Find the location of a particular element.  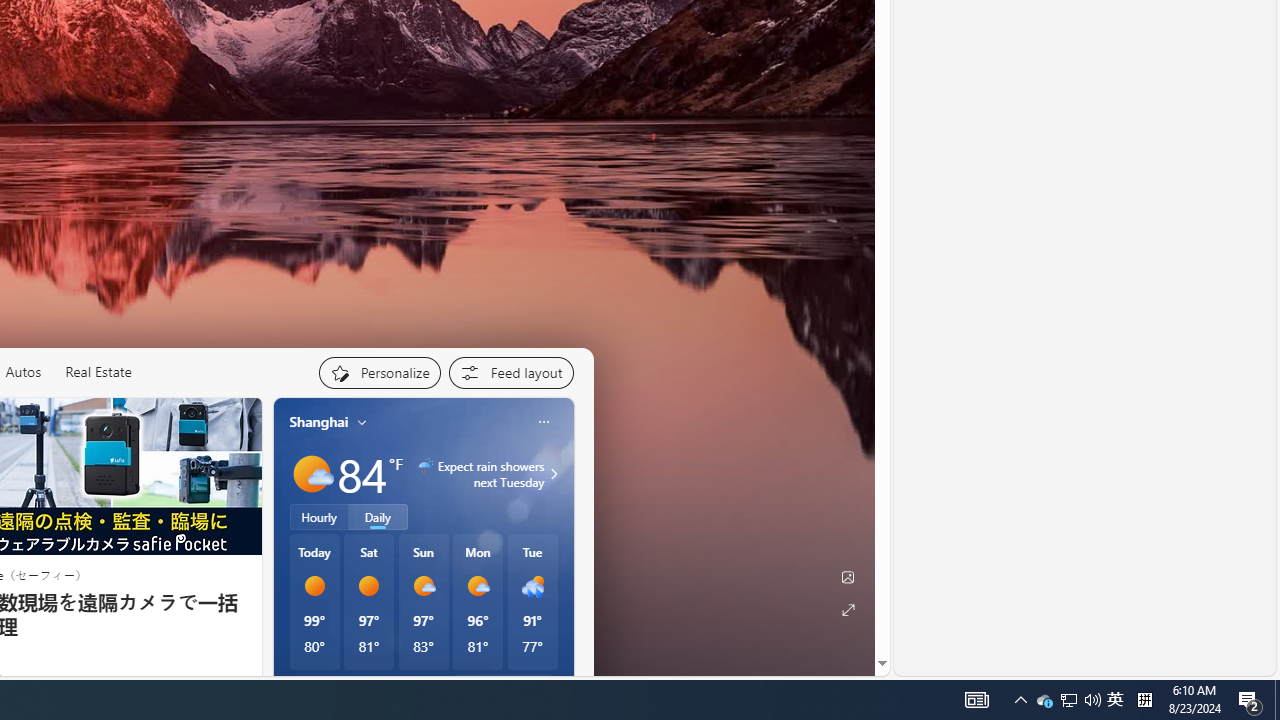

'Shanghai' is located at coordinates (318, 421).